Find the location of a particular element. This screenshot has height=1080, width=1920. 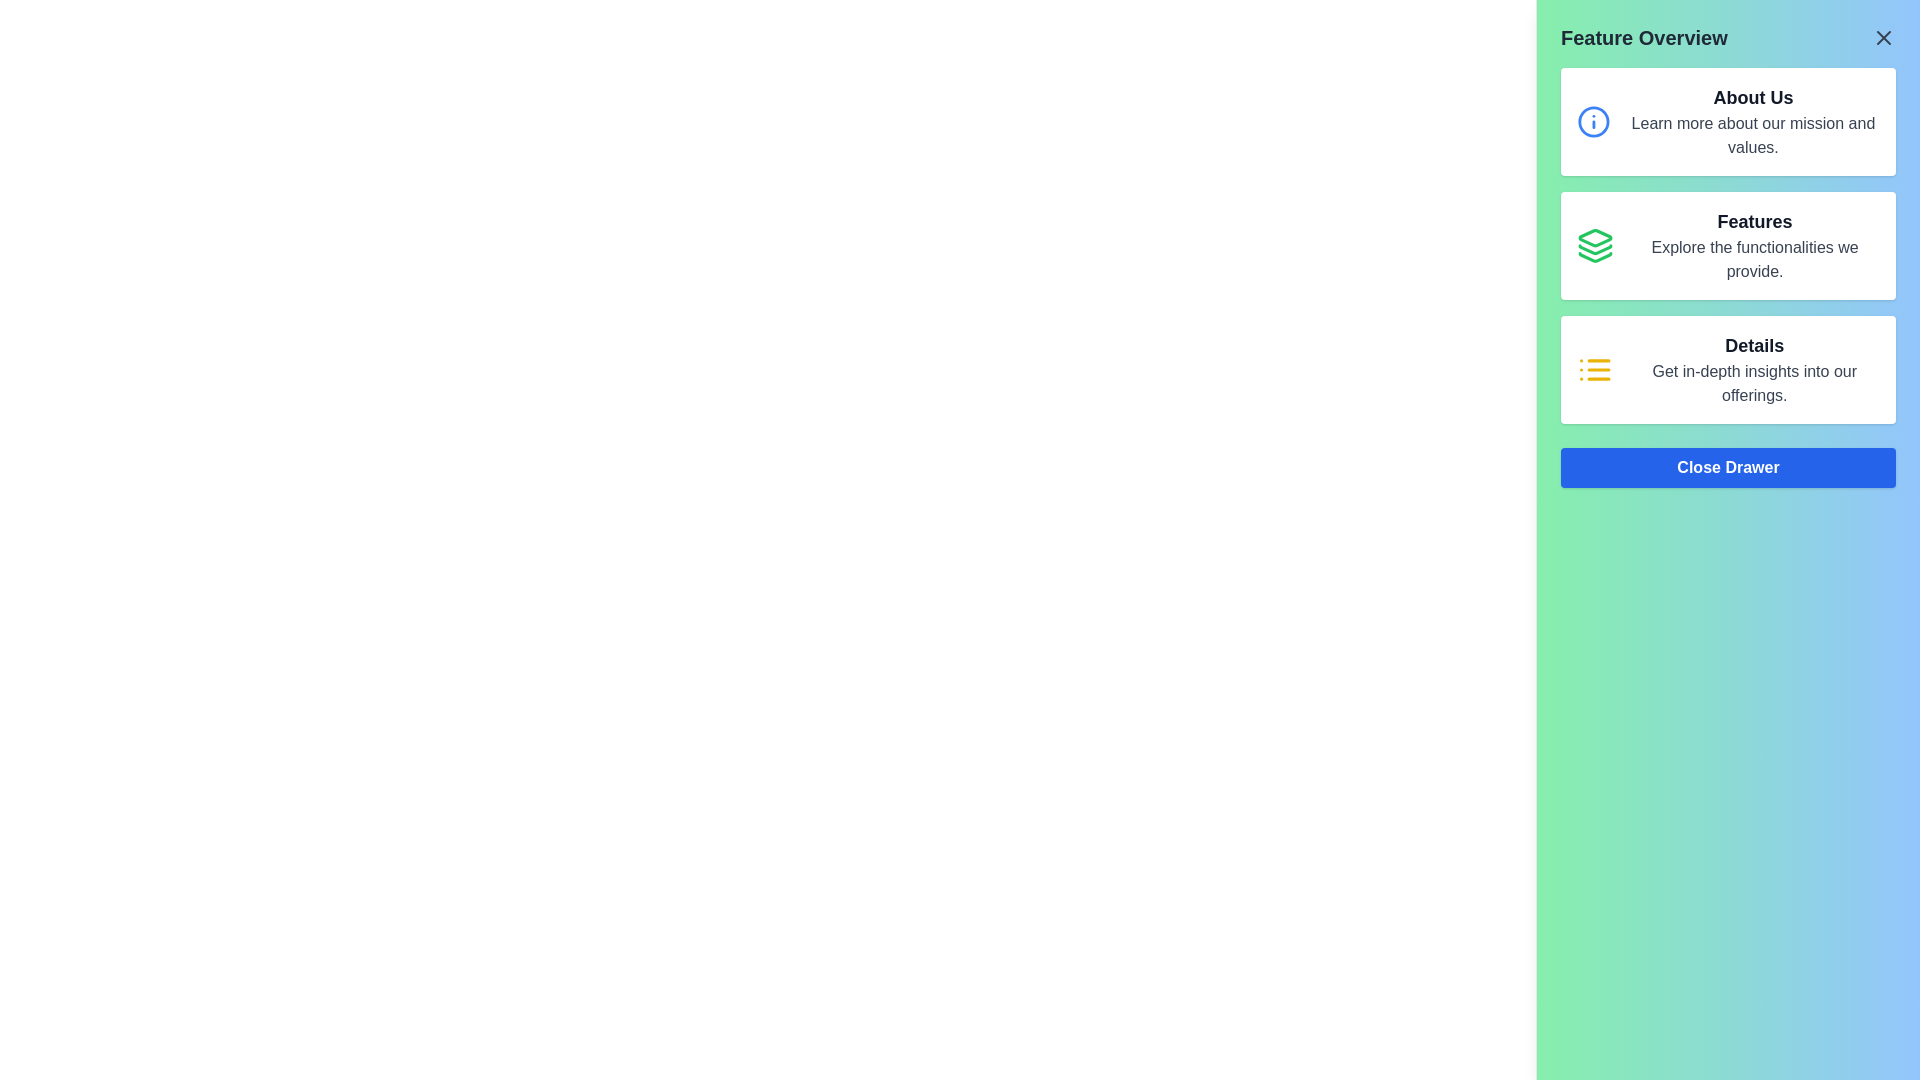

information presented in the 'About Us' informational card, which features a bold title and descriptive text, located at the top of the 'Feature Overview' drawer is located at coordinates (1727, 122).